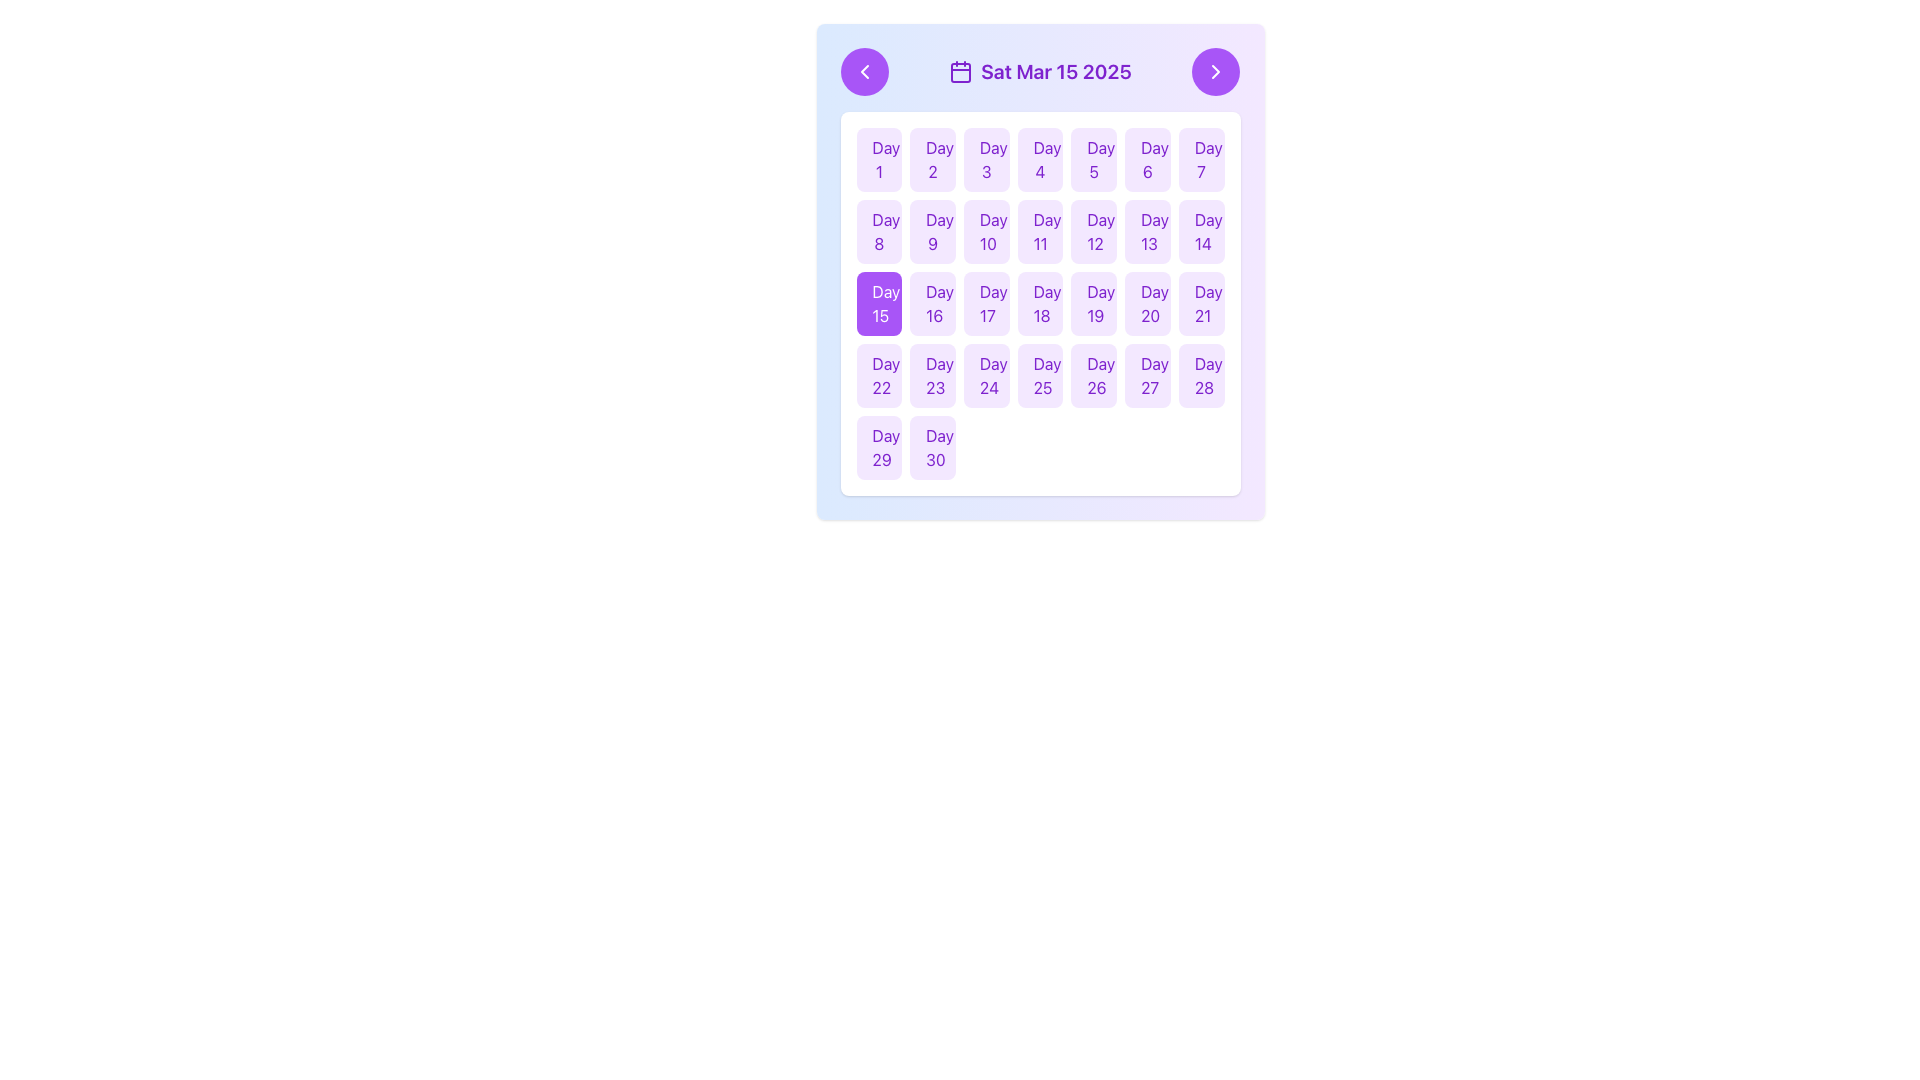 Image resolution: width=1920 pixels, height=1080 pixels. Describe the element at coordinates (1147, 158) in the screenshot. I see `the button representing the sixth day in the calendar interface, located in the first row and sixth column of the grid` at that location.